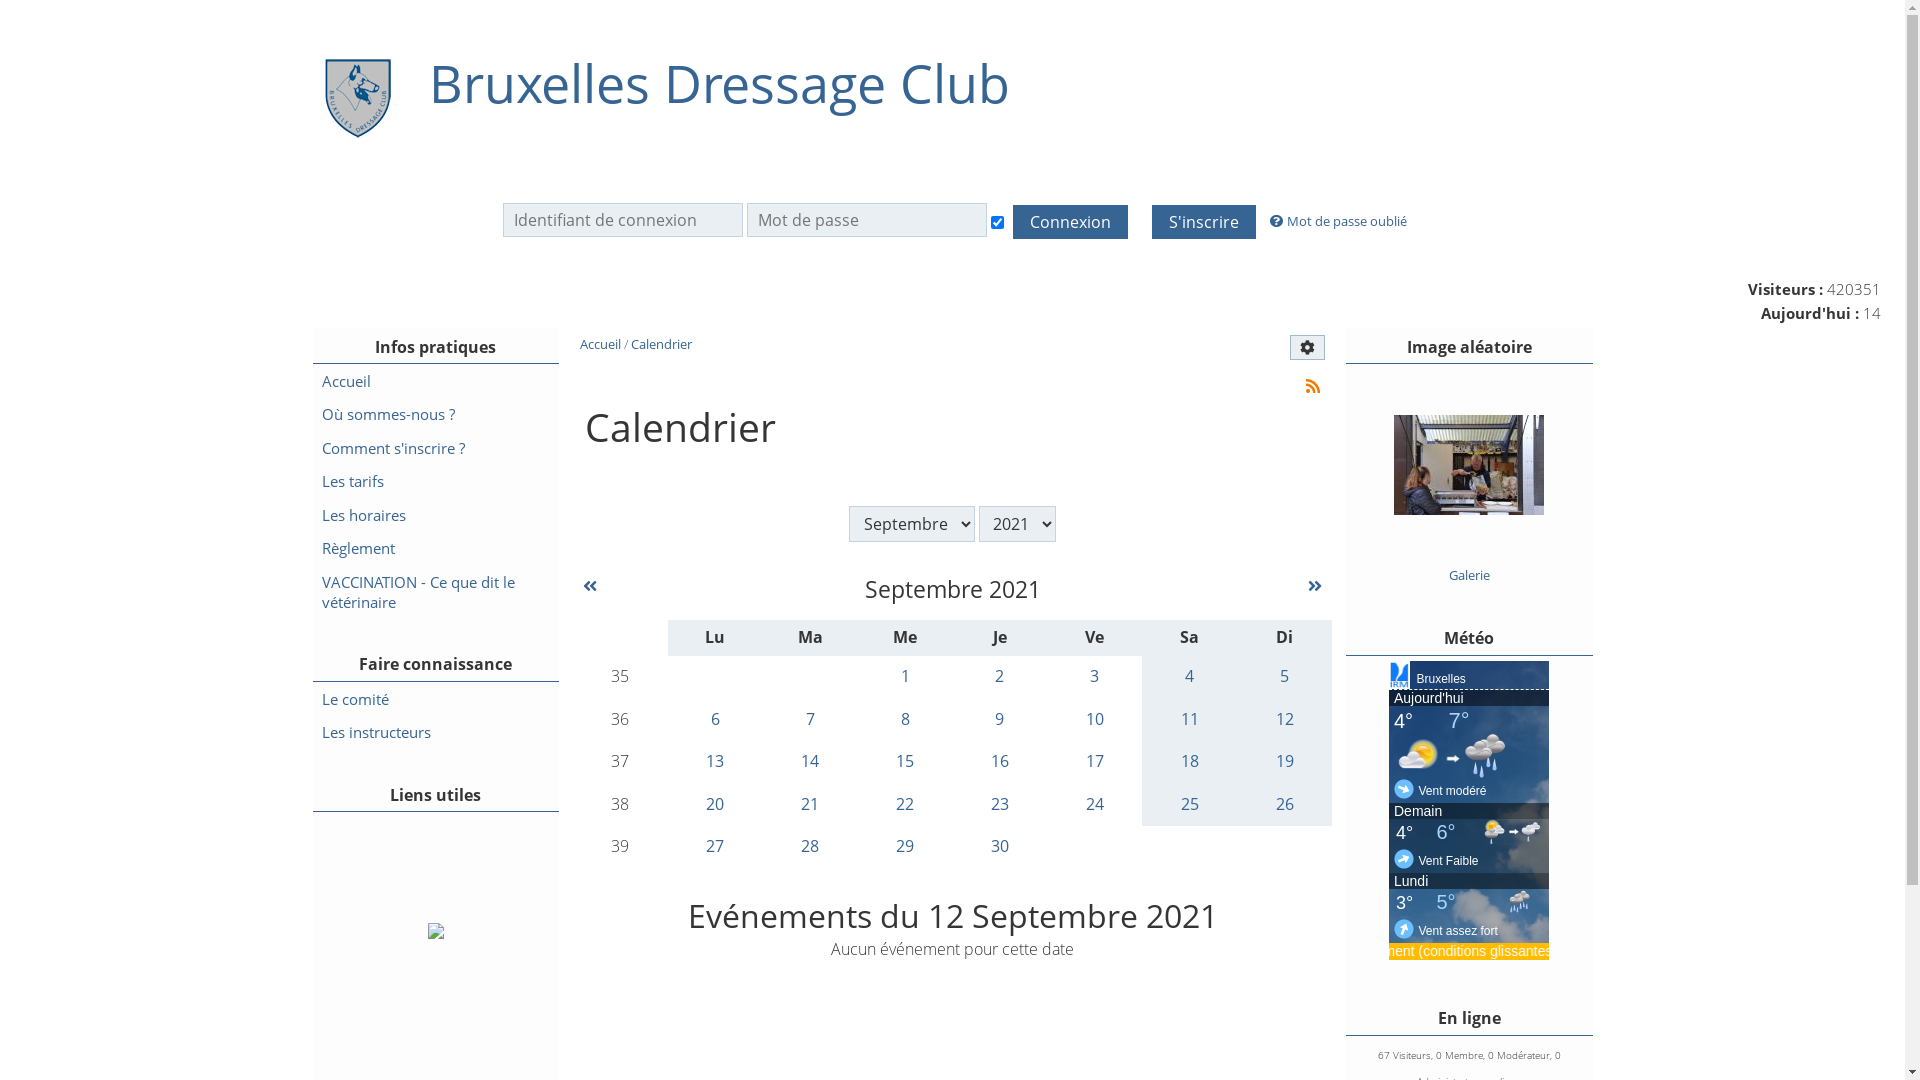  What do you see at coordinates (1315, 585) in the screenshot?
I see `'Octobre 2021'` at bounding box center [1315, 585].